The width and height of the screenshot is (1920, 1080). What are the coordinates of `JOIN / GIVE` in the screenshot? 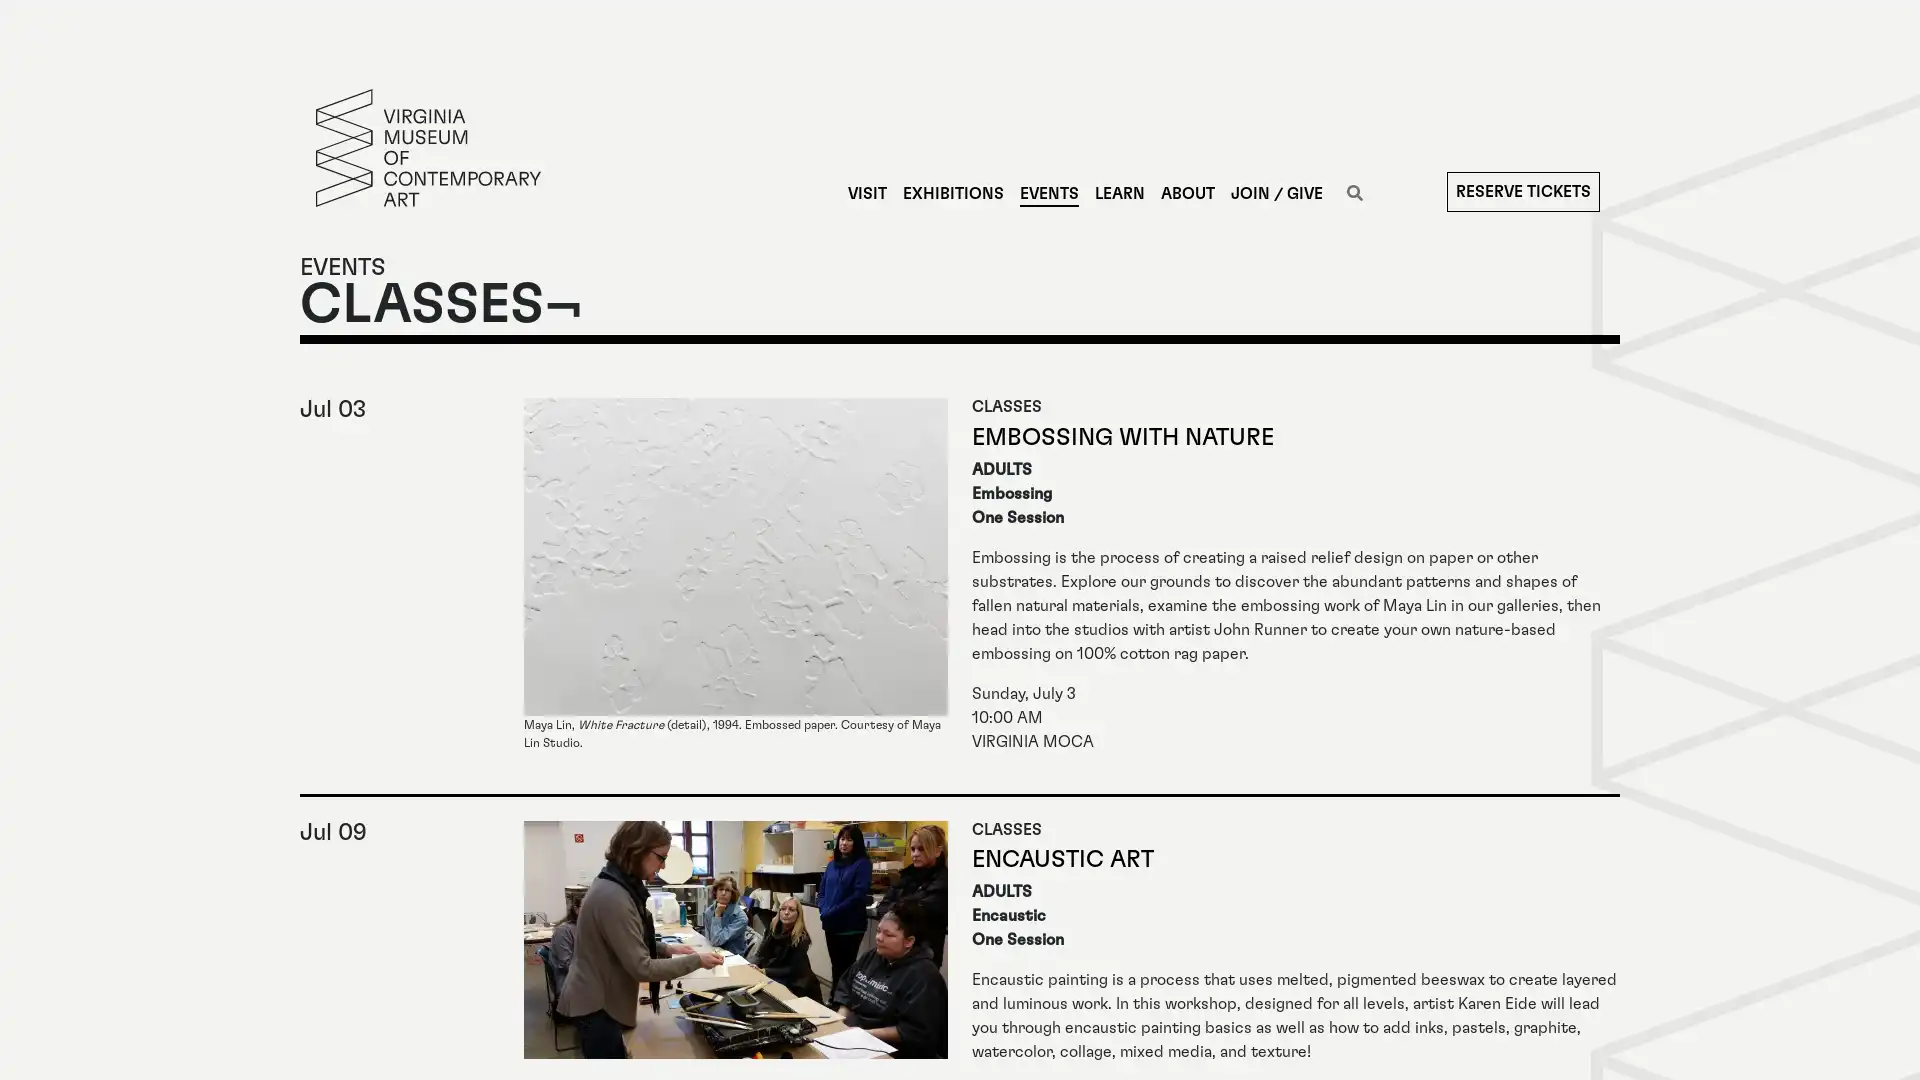 It's located at (1275, 193).